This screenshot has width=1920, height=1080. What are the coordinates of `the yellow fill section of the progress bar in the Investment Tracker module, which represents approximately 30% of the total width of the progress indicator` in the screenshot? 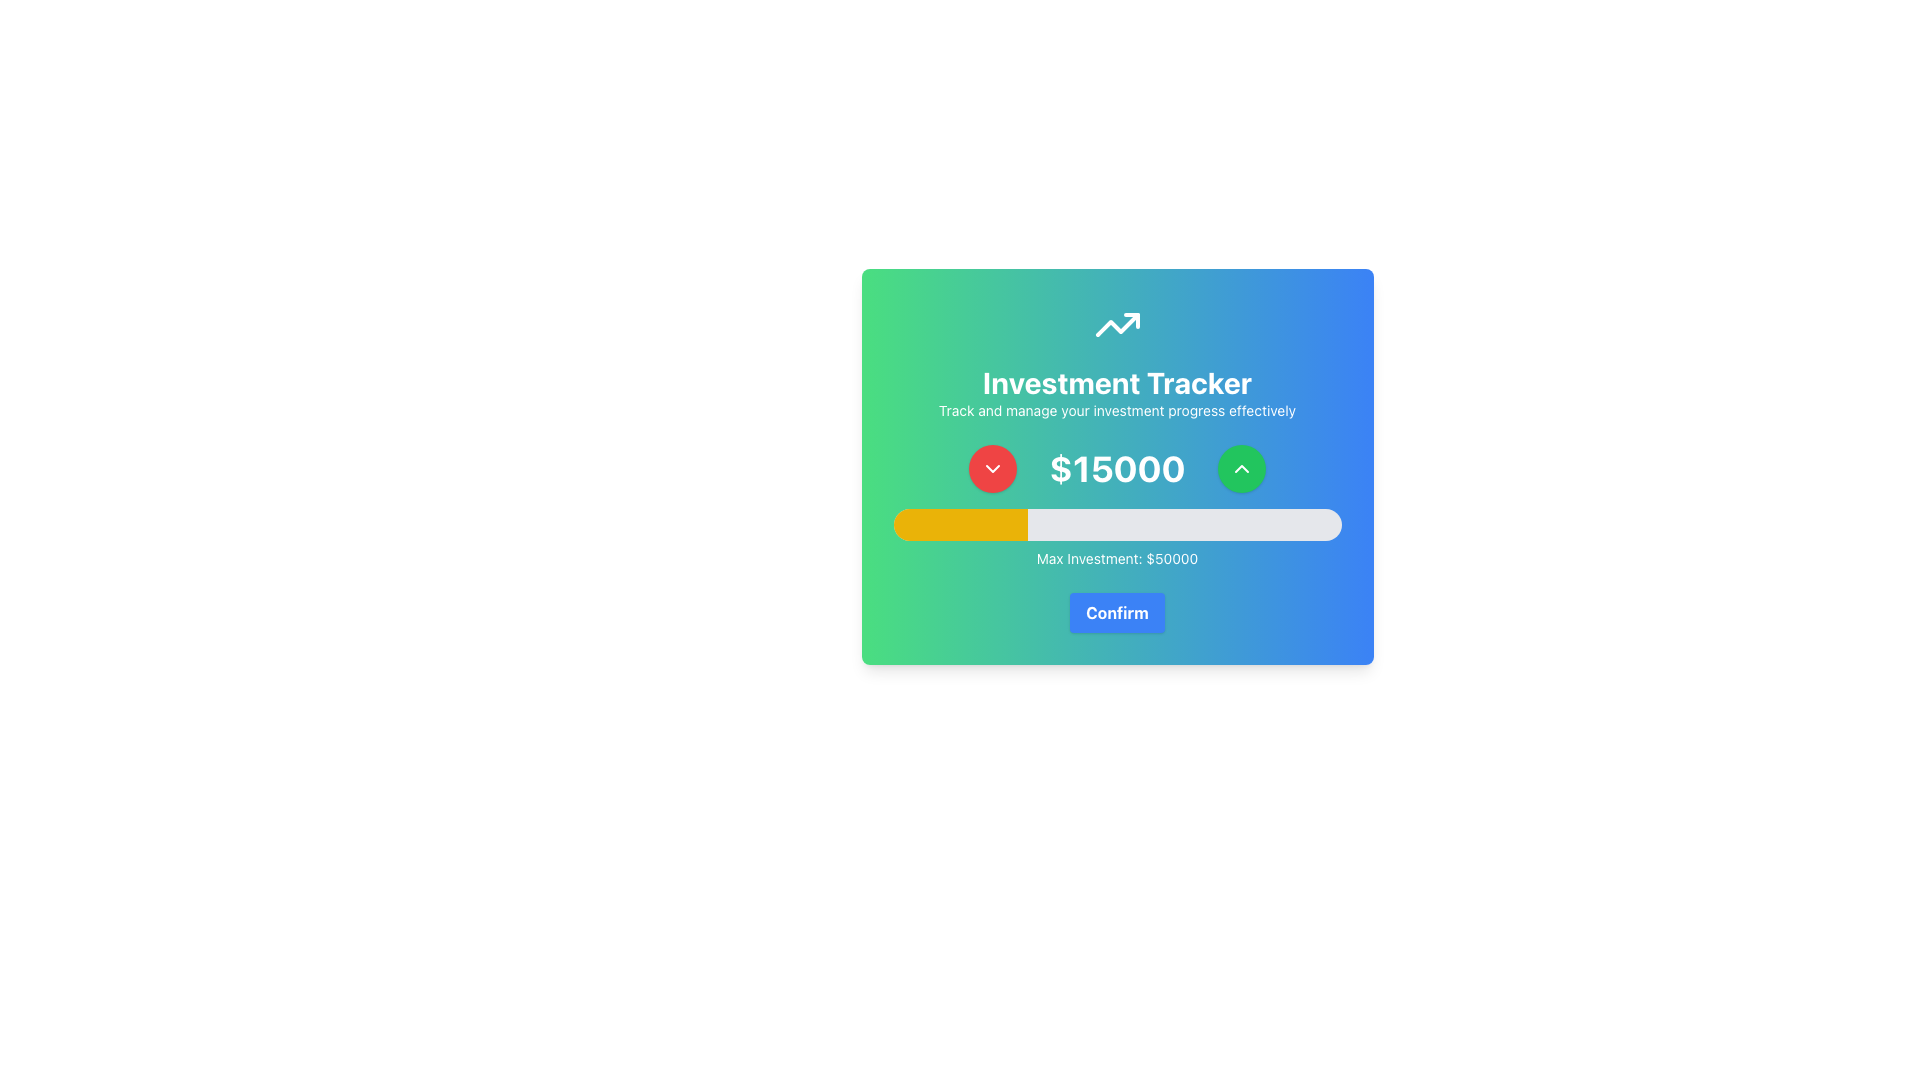 It's located at (960, 523).